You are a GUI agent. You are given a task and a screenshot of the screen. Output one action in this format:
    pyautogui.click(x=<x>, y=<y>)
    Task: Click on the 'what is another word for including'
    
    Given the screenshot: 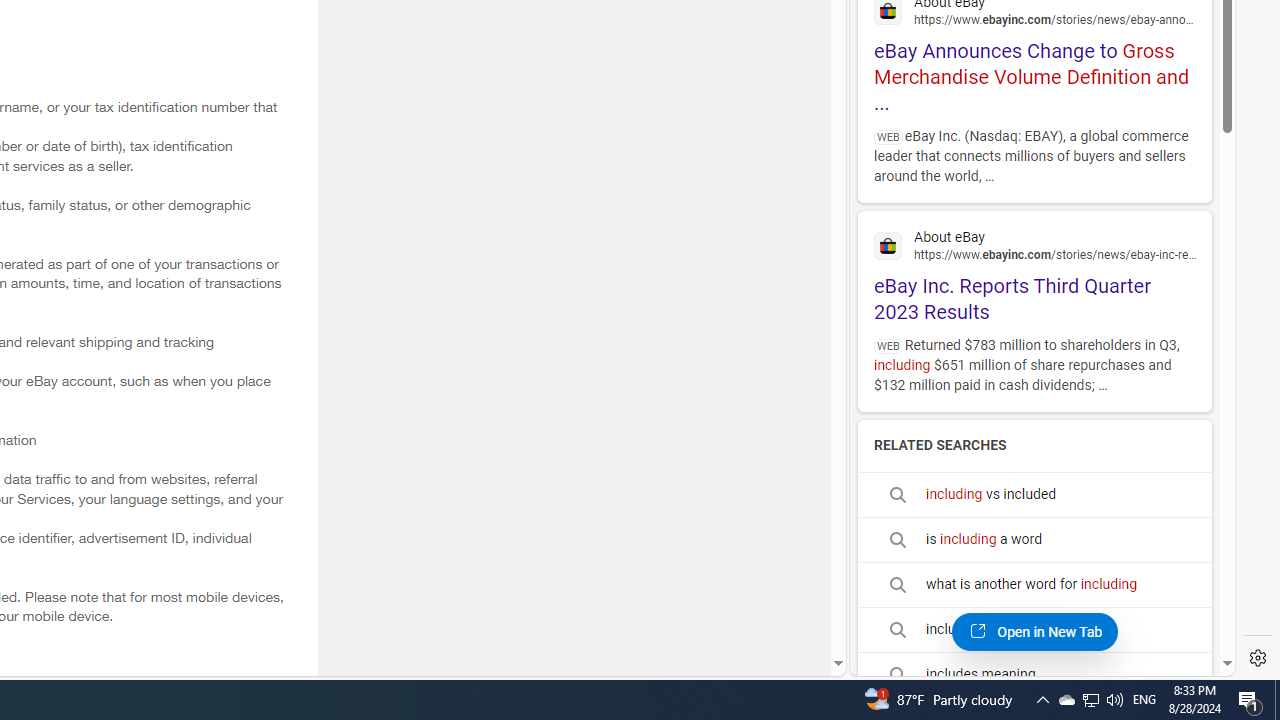 What is the action you would take?
    pyautogui.click(x=1034, y=584)
    